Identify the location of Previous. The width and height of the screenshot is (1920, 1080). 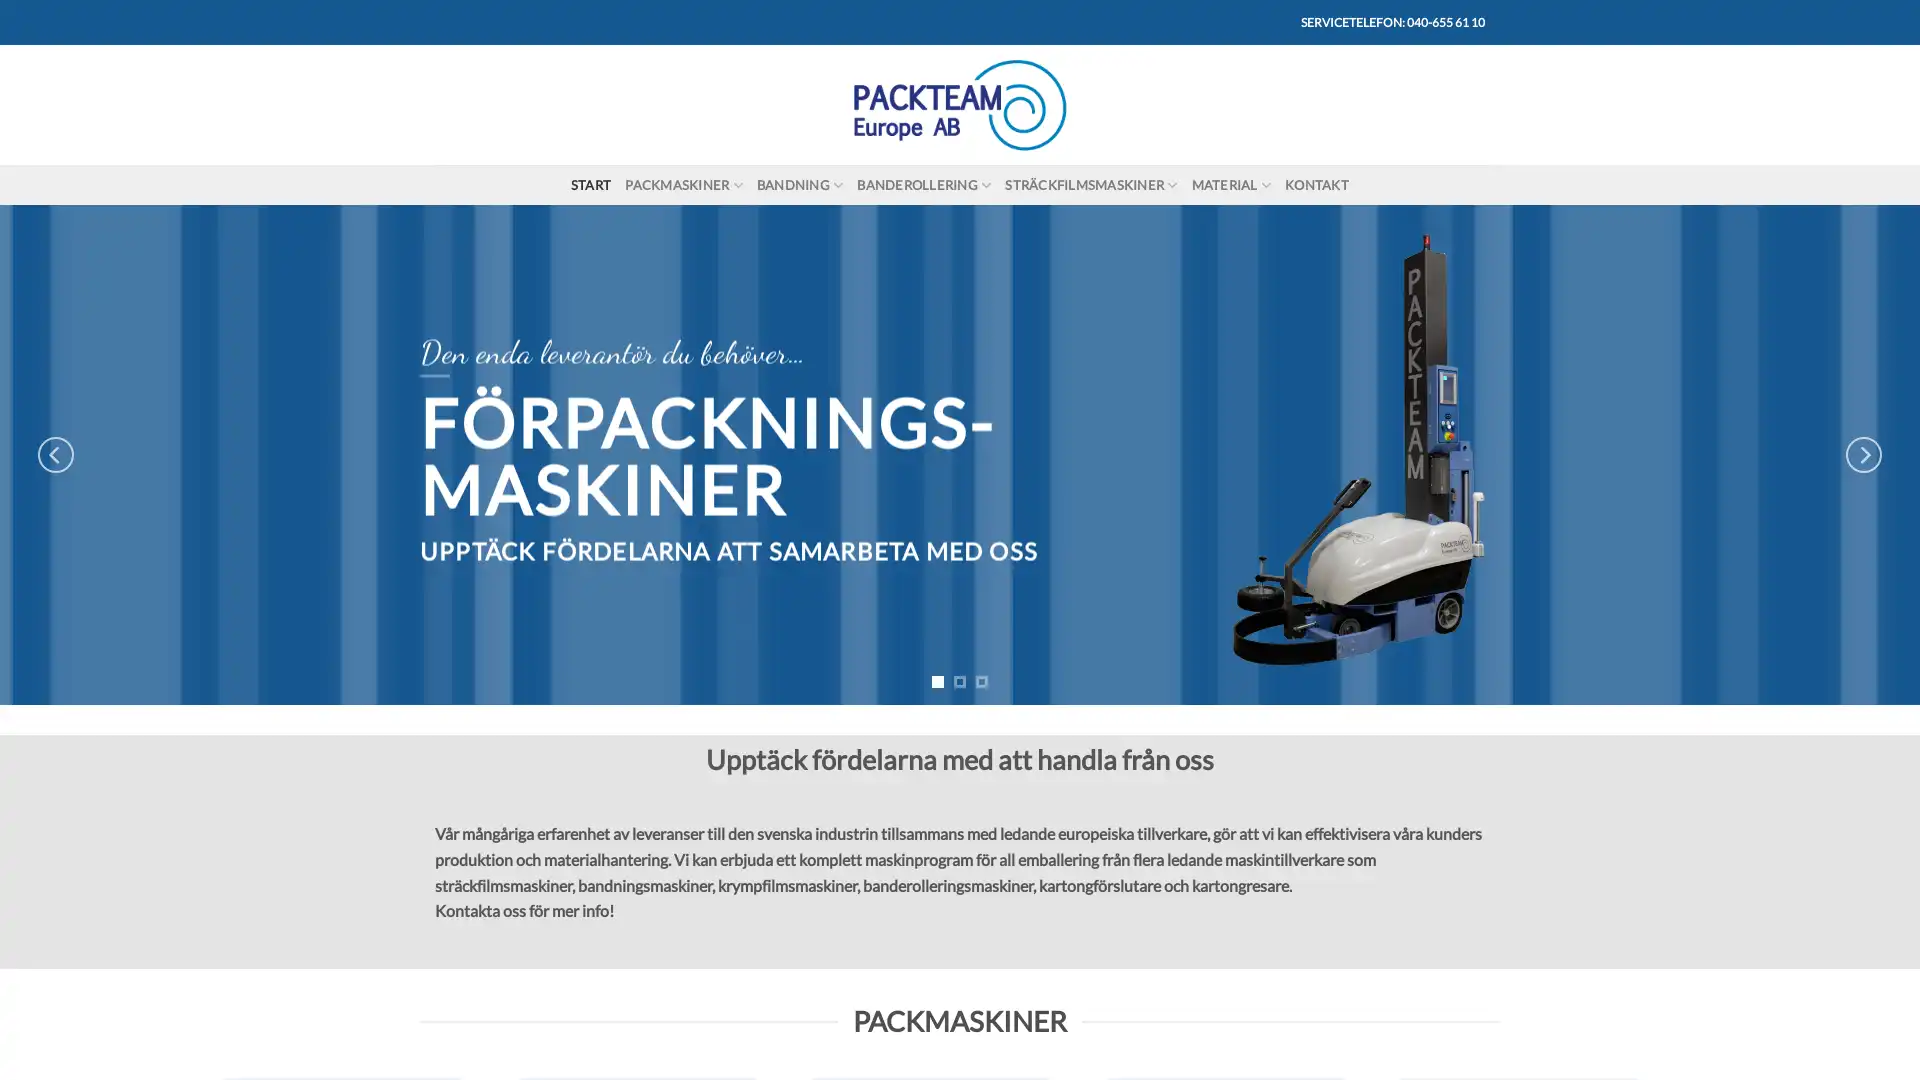
(56, 455).